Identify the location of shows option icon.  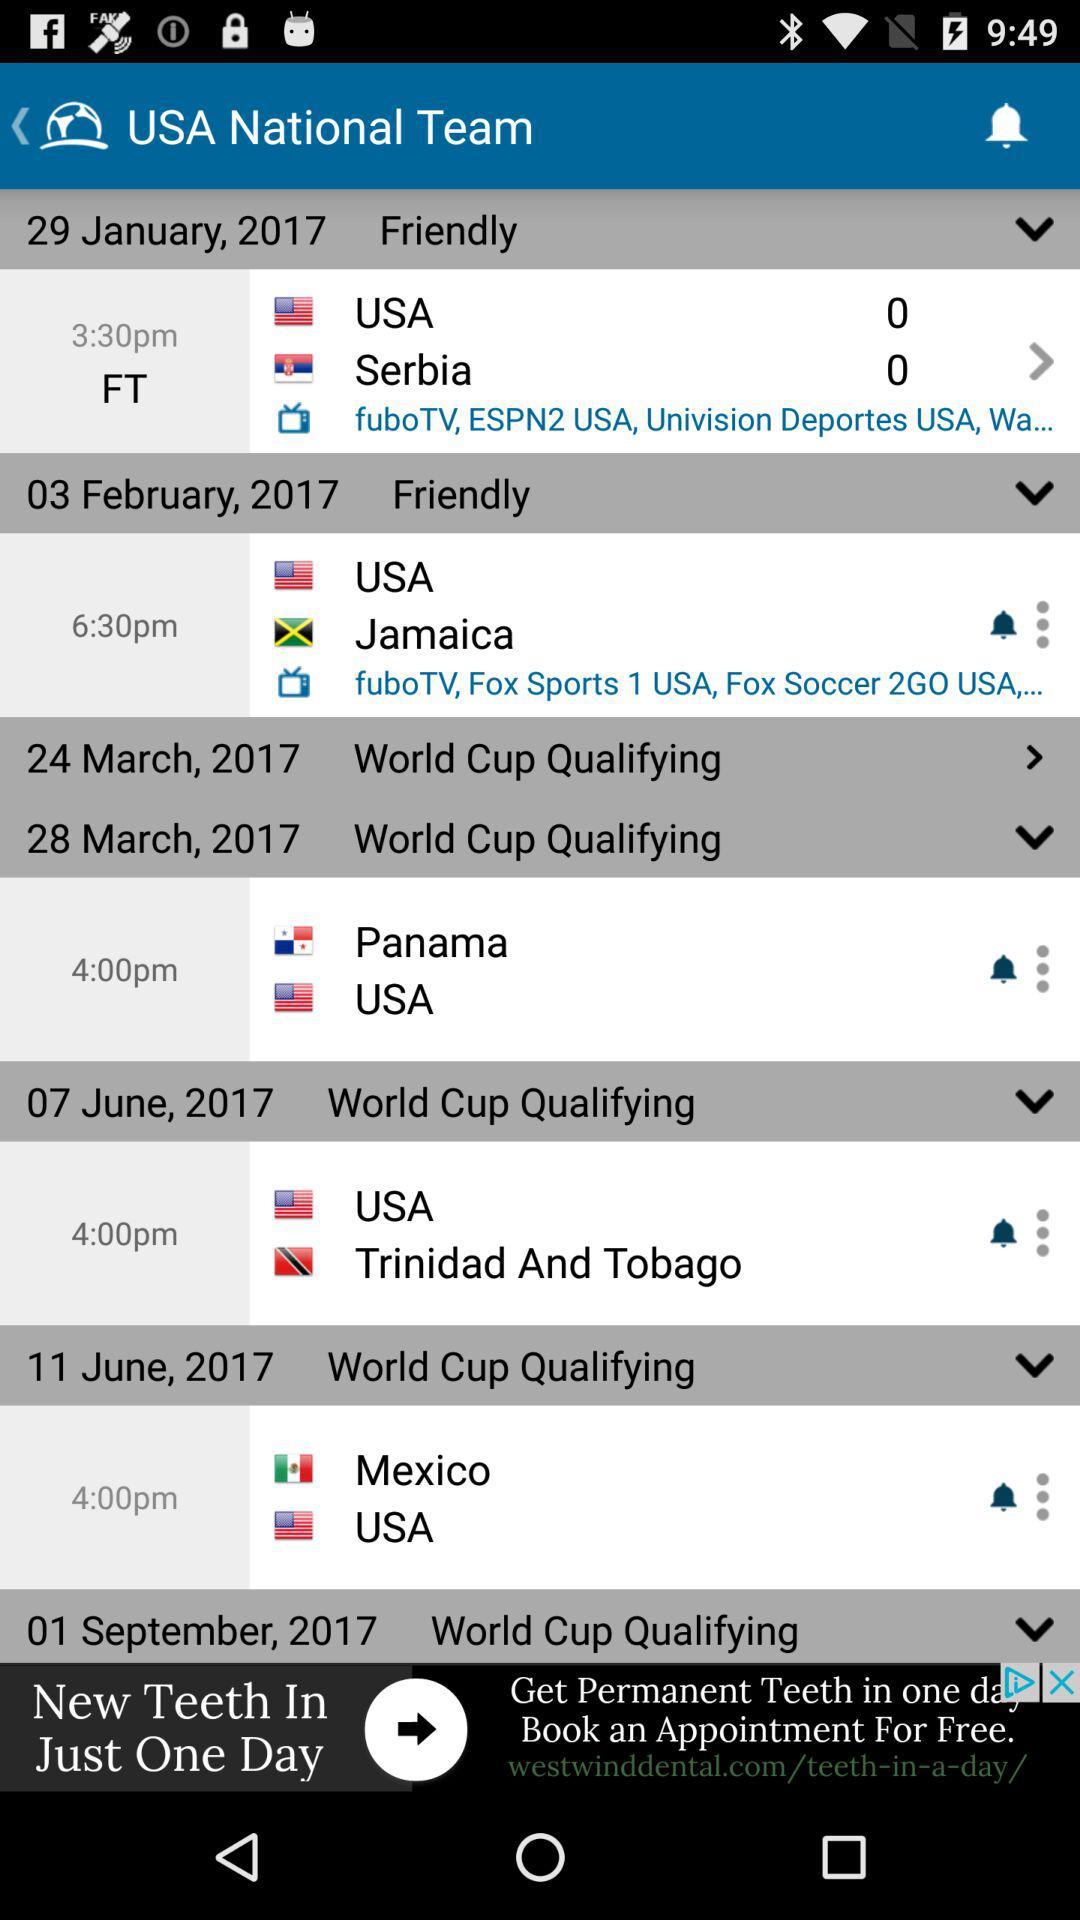
(1035, 969).